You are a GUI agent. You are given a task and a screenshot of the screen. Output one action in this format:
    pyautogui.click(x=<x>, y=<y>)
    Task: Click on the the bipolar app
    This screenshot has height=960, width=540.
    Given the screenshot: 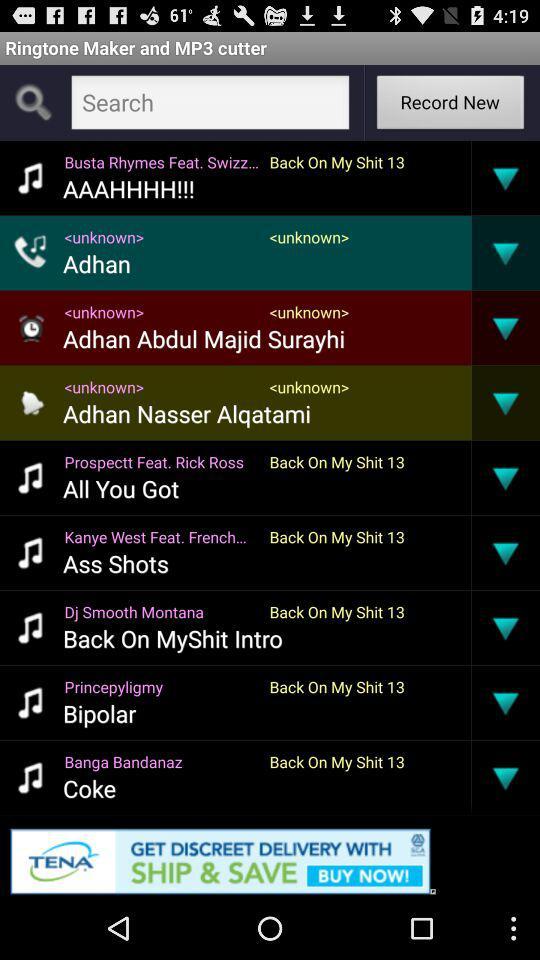 What is the action you would take?
    pyautogui.click(x=98, y=713)
    